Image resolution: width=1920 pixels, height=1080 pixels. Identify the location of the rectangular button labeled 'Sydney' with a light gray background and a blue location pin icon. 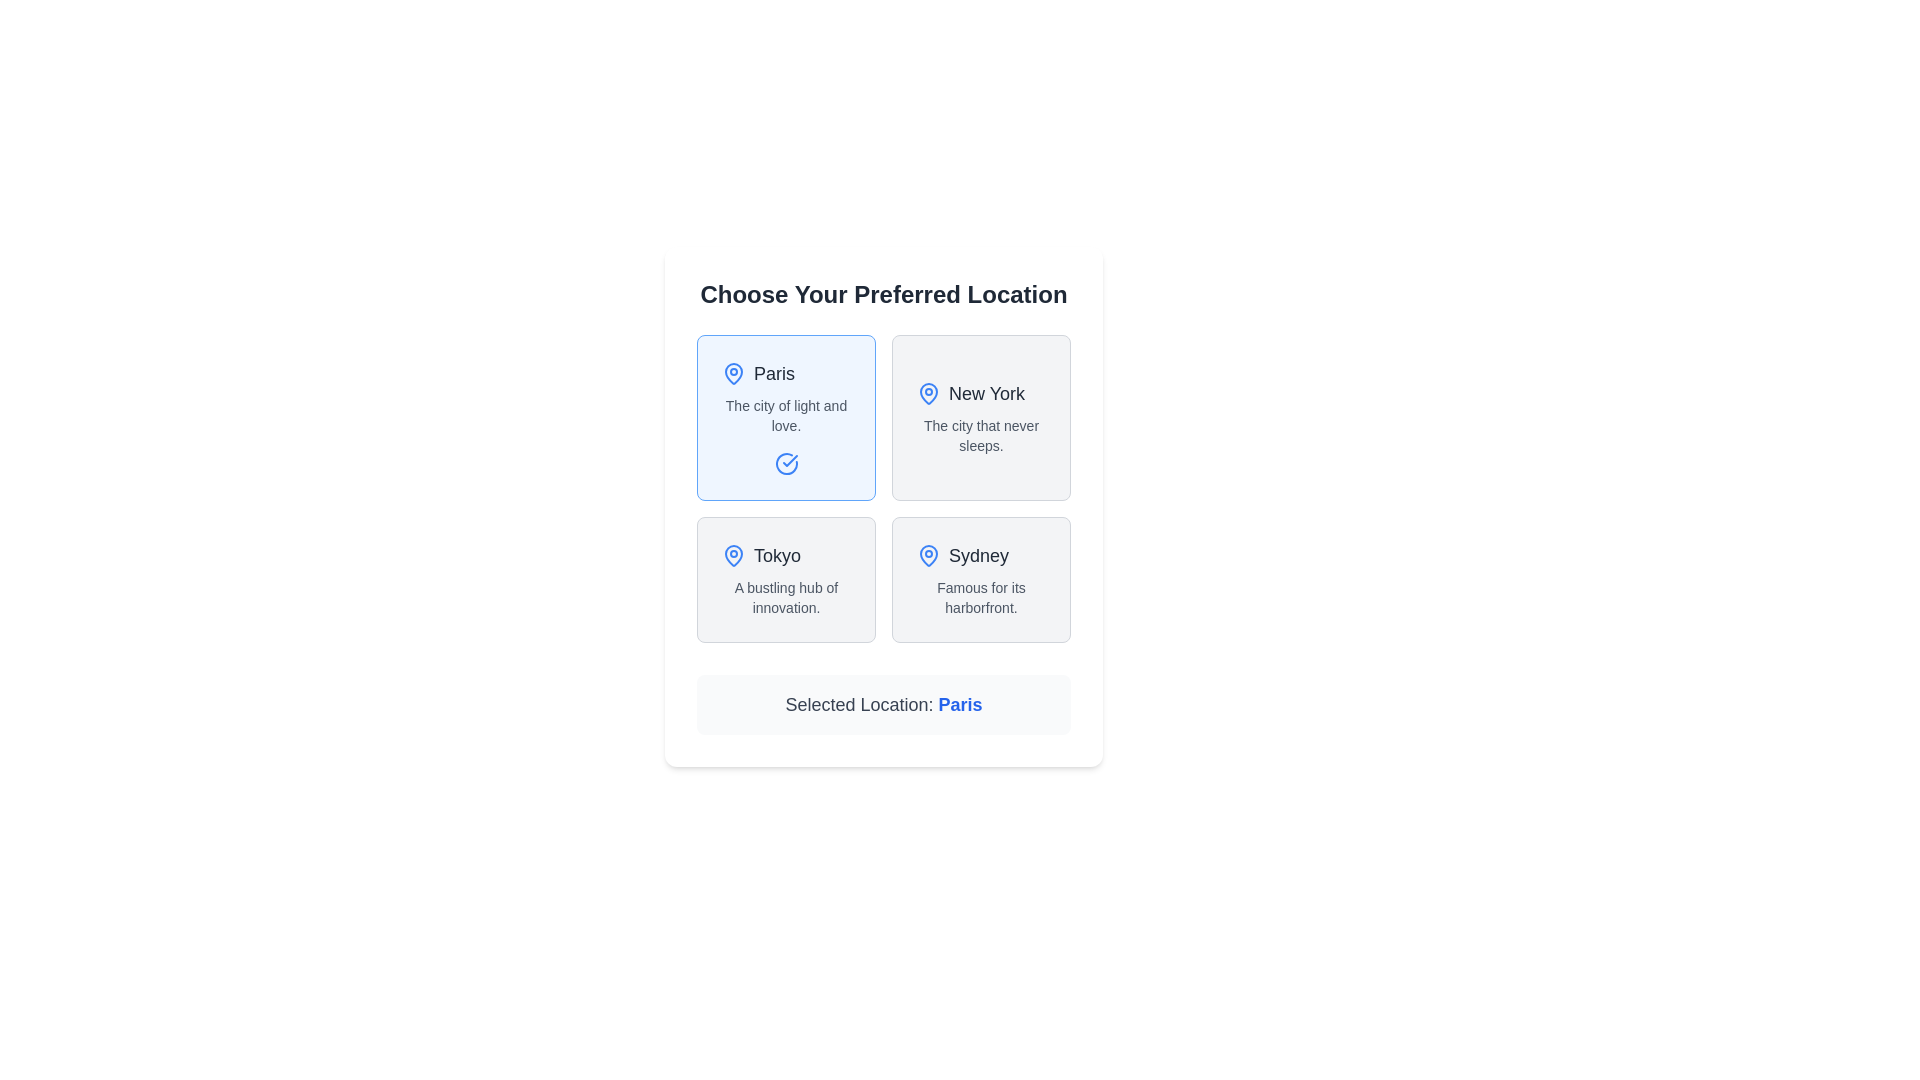
(981, 579).